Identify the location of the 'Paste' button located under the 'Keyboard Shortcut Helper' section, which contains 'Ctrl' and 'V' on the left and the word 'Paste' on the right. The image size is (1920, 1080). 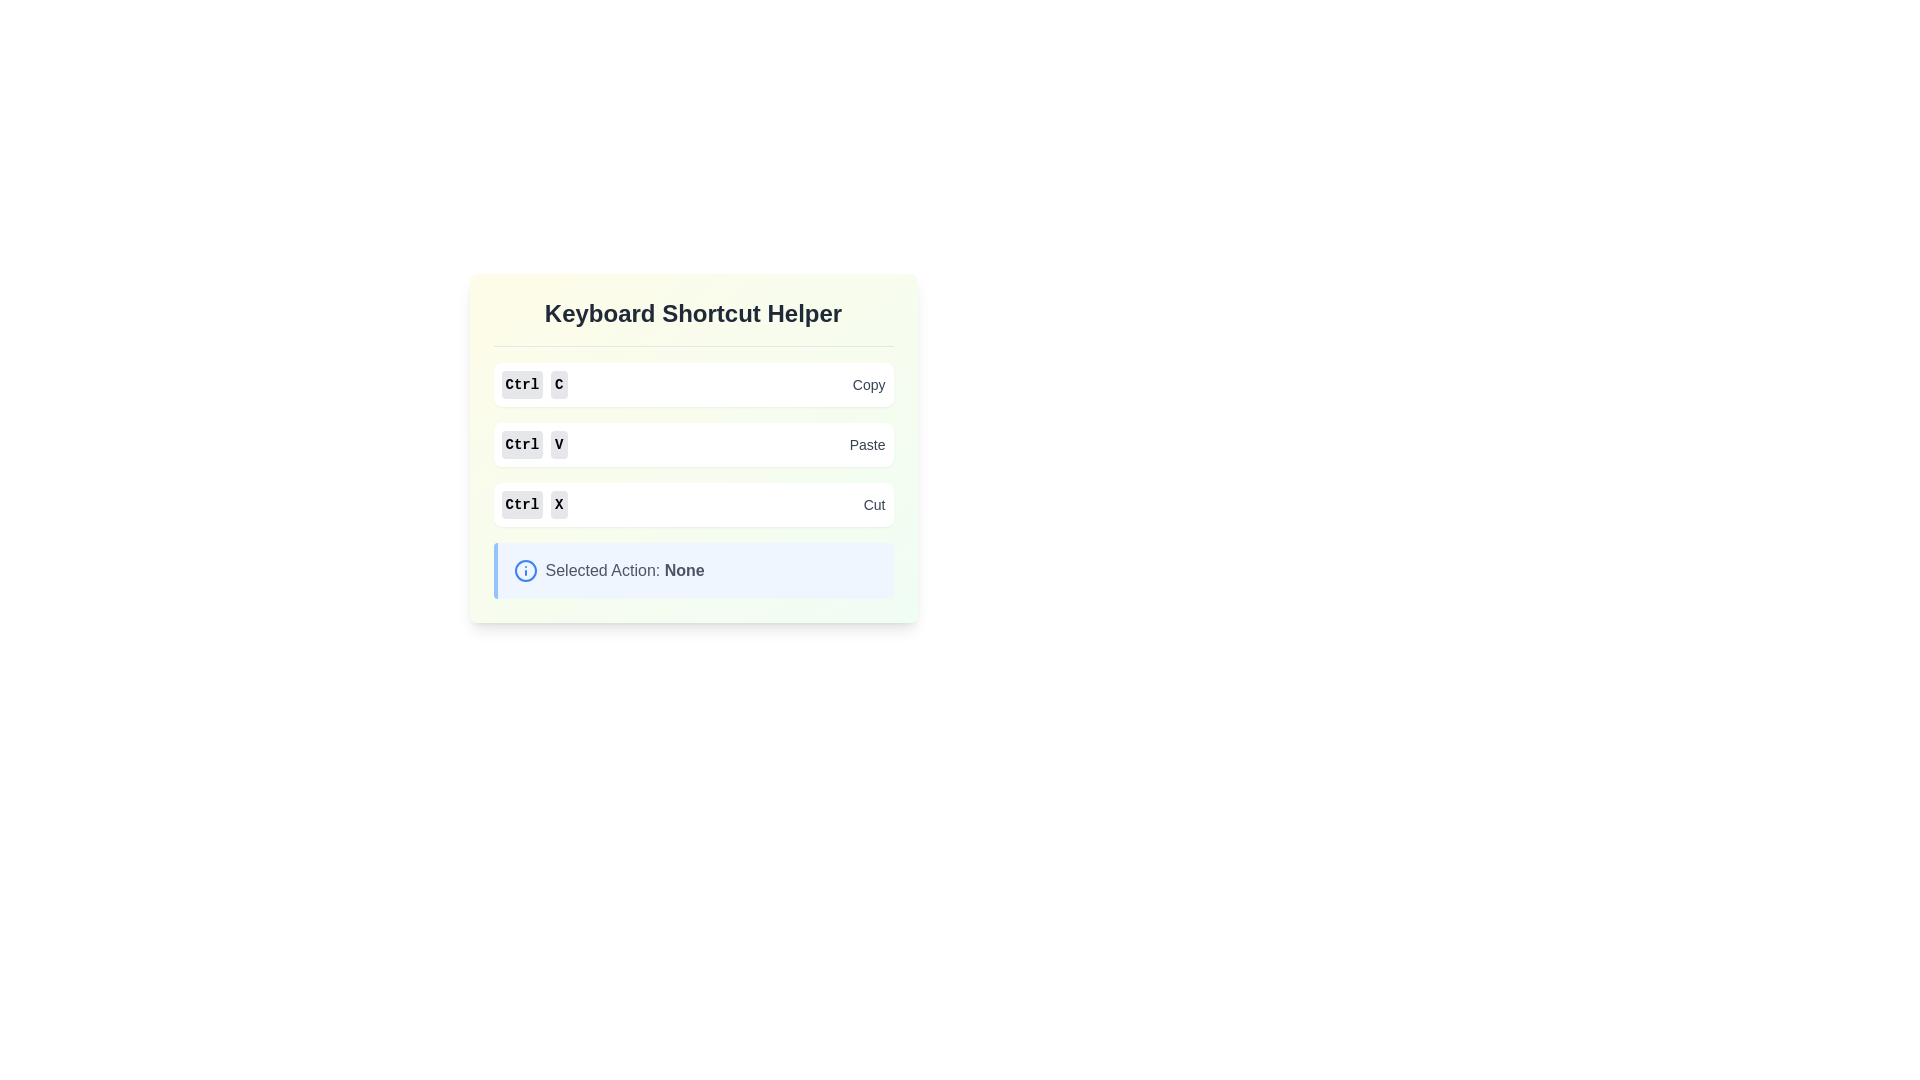
(693, 443).